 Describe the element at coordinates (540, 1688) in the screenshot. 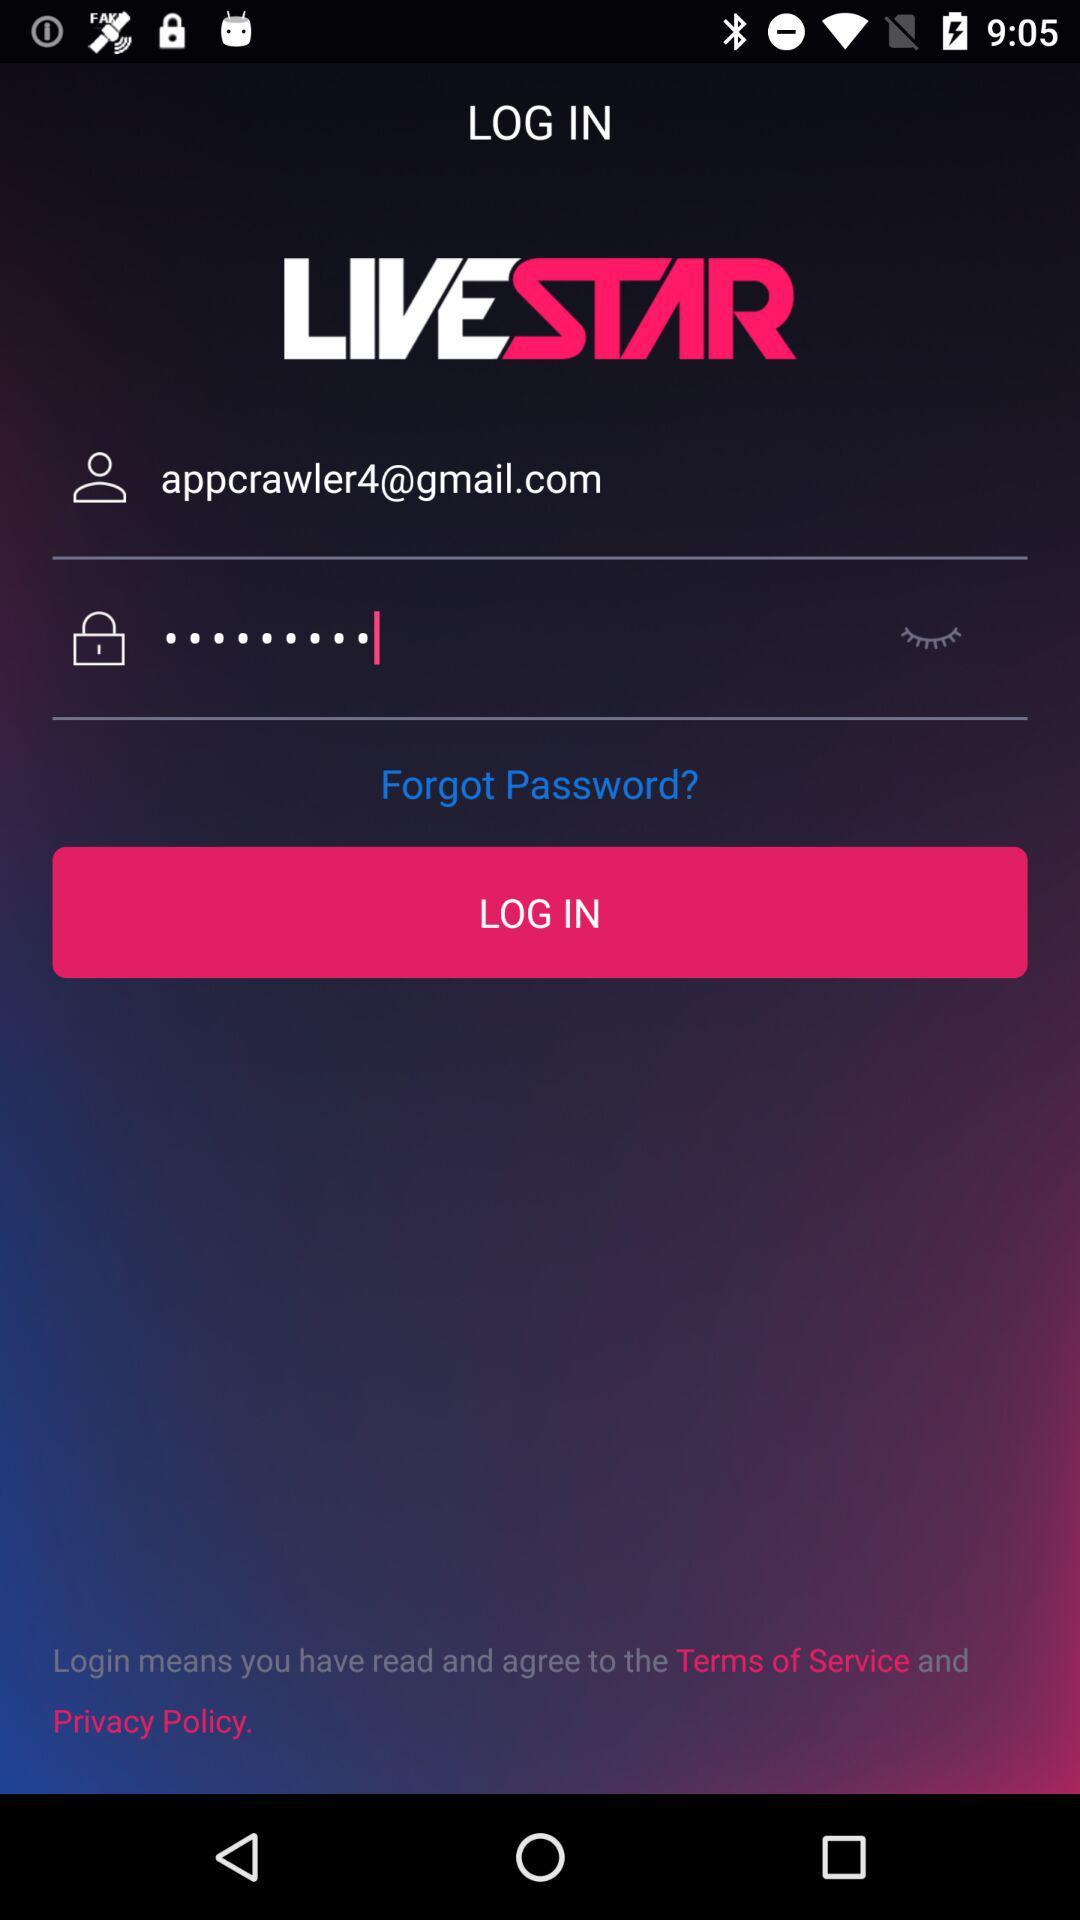

I see `login means you icon` at that location.